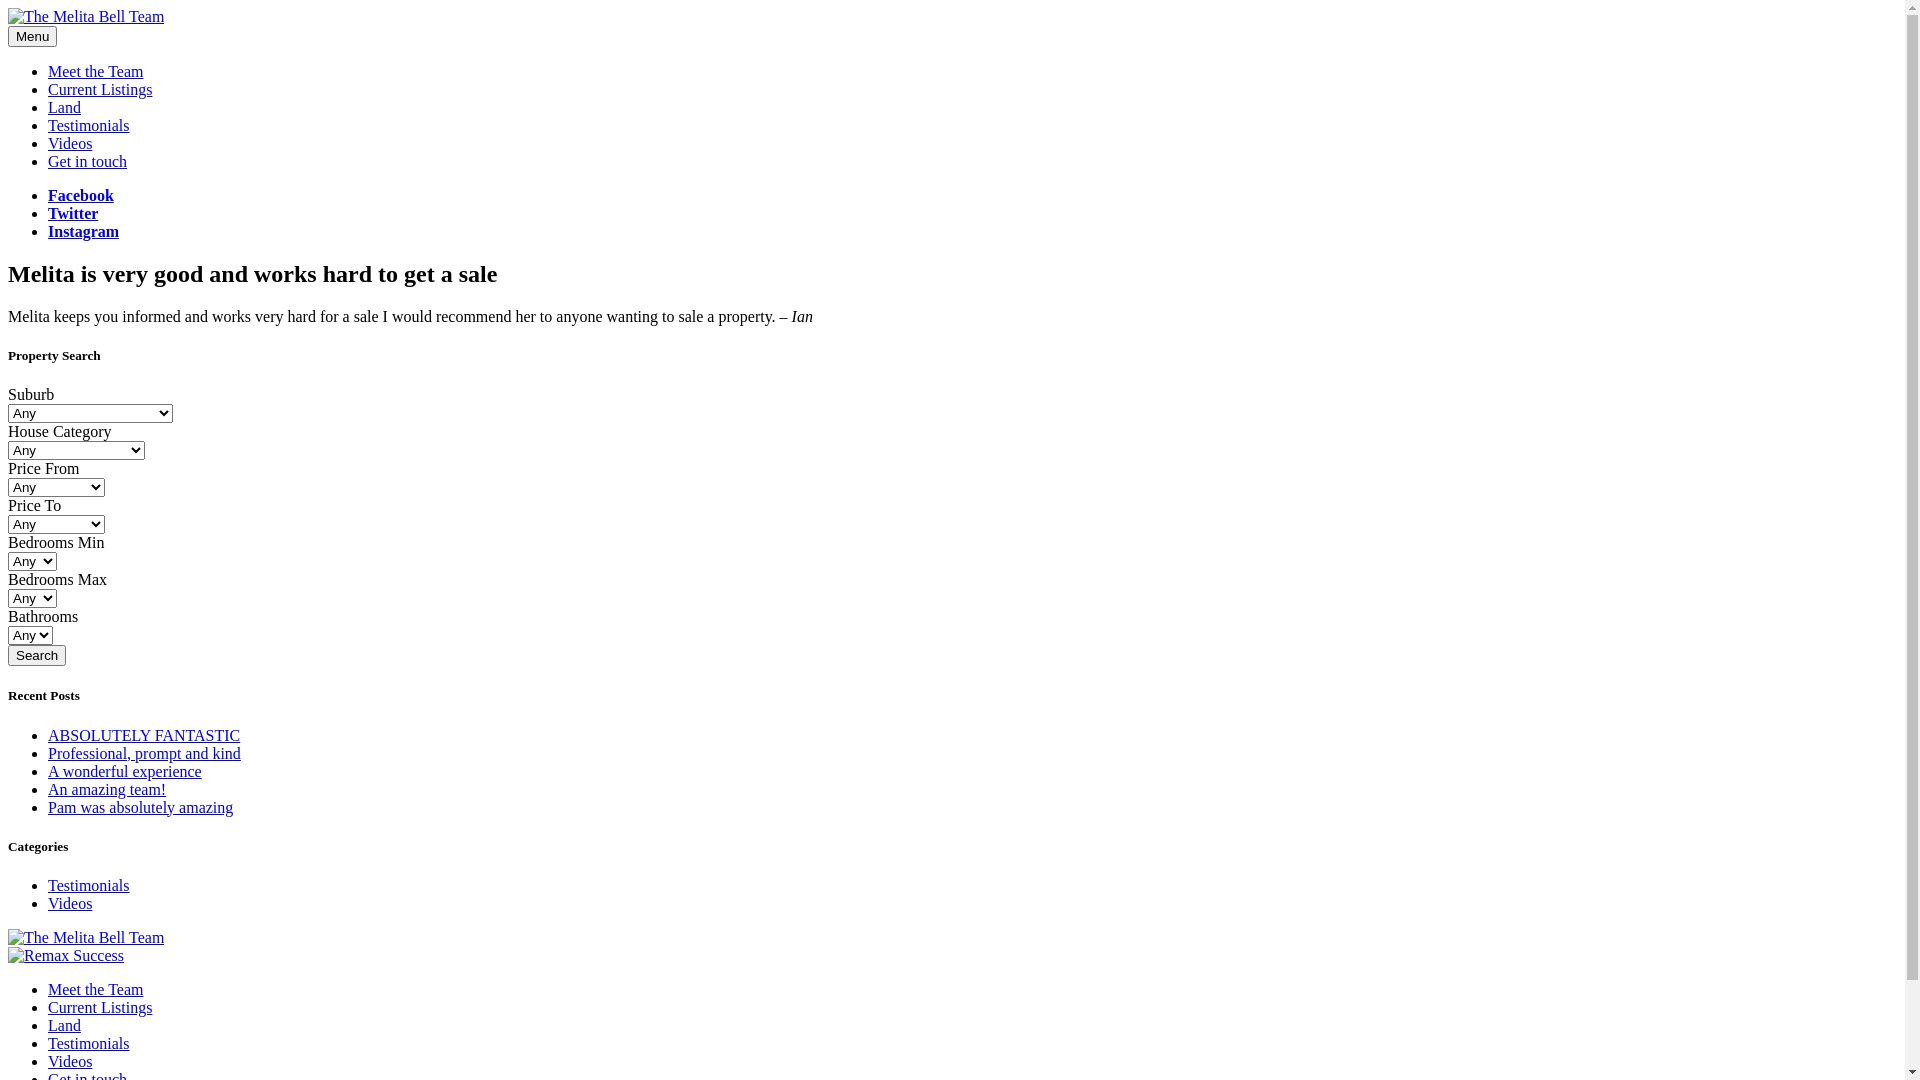  I want to click on 'ABSOLUTELY FANTASTIC', so click(48, 734).